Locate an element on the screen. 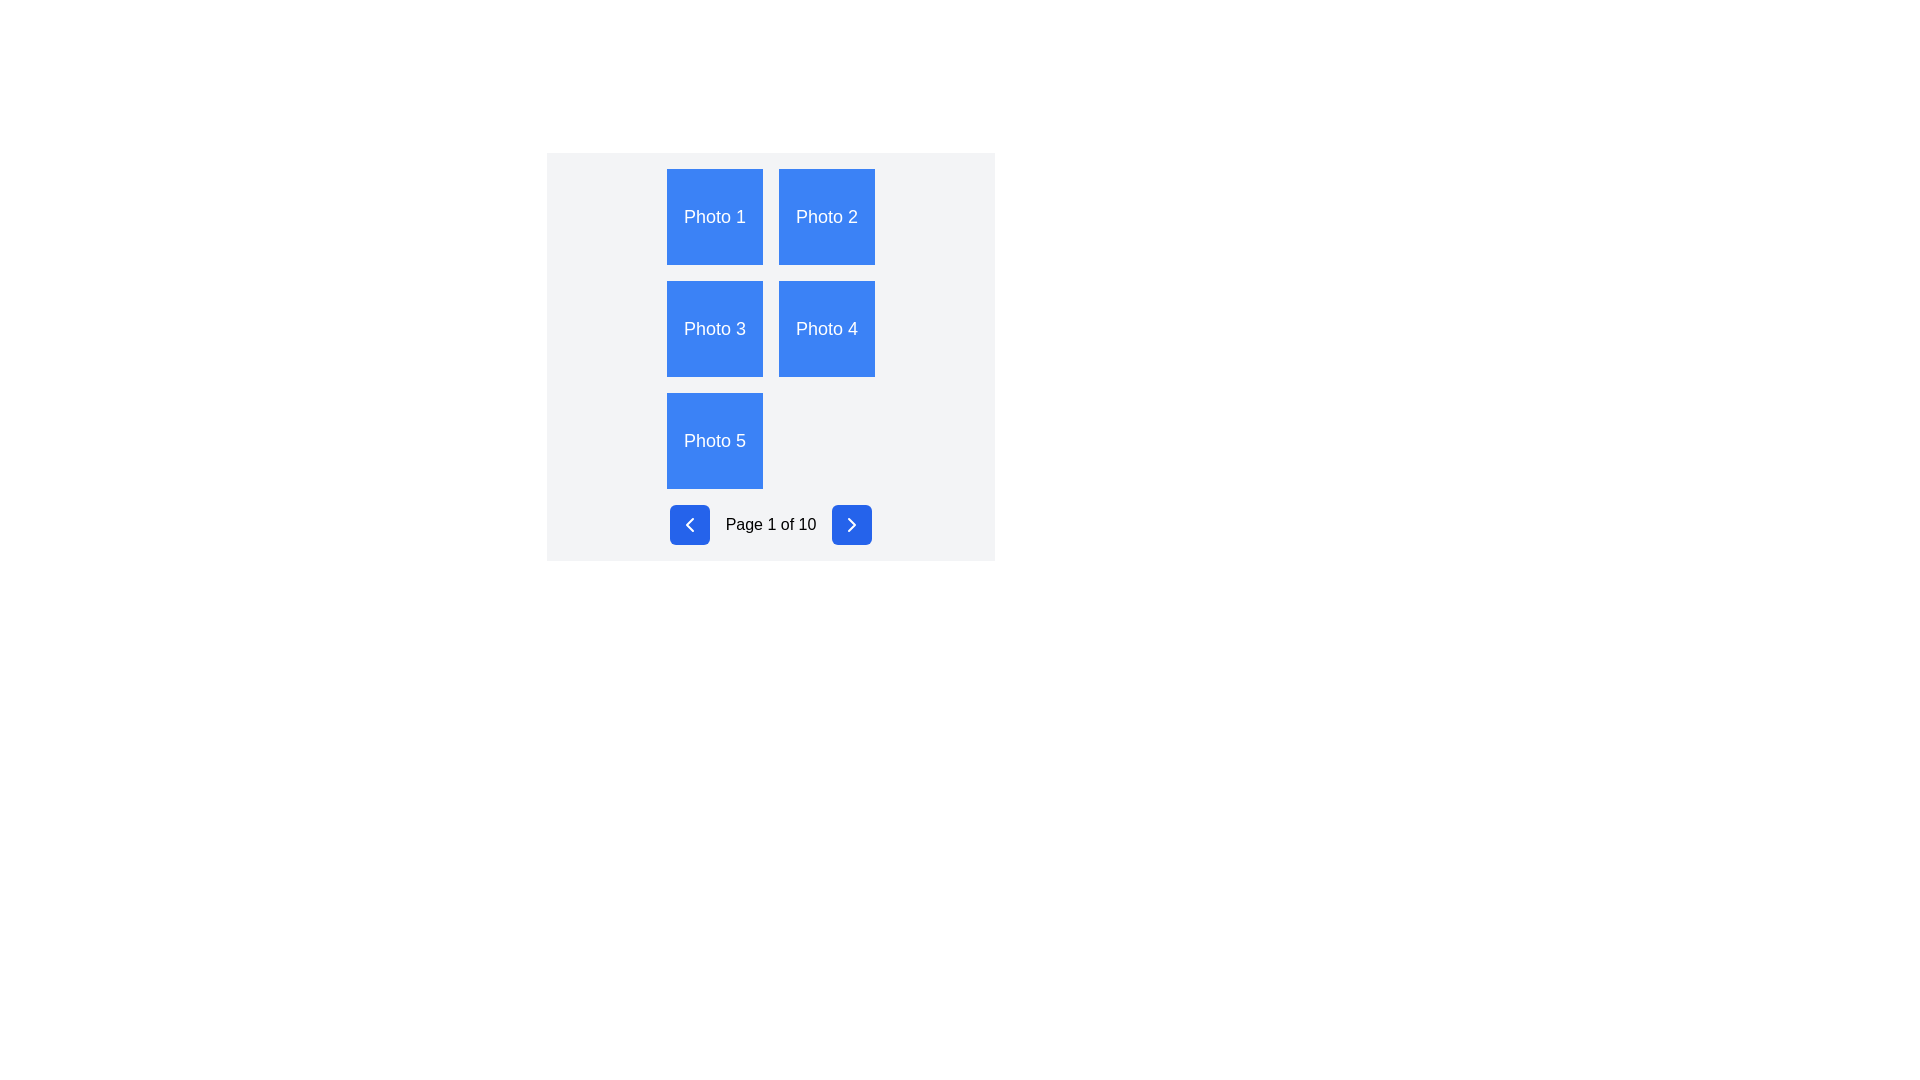 Image resolution: width=1920 pixels, height=1080 pixels. the blue rounded rectangle button with a right-facing chevron icon at its center, located at the bottom of the UI layout, to trigger hover effects is located at coordinates (852, 523).